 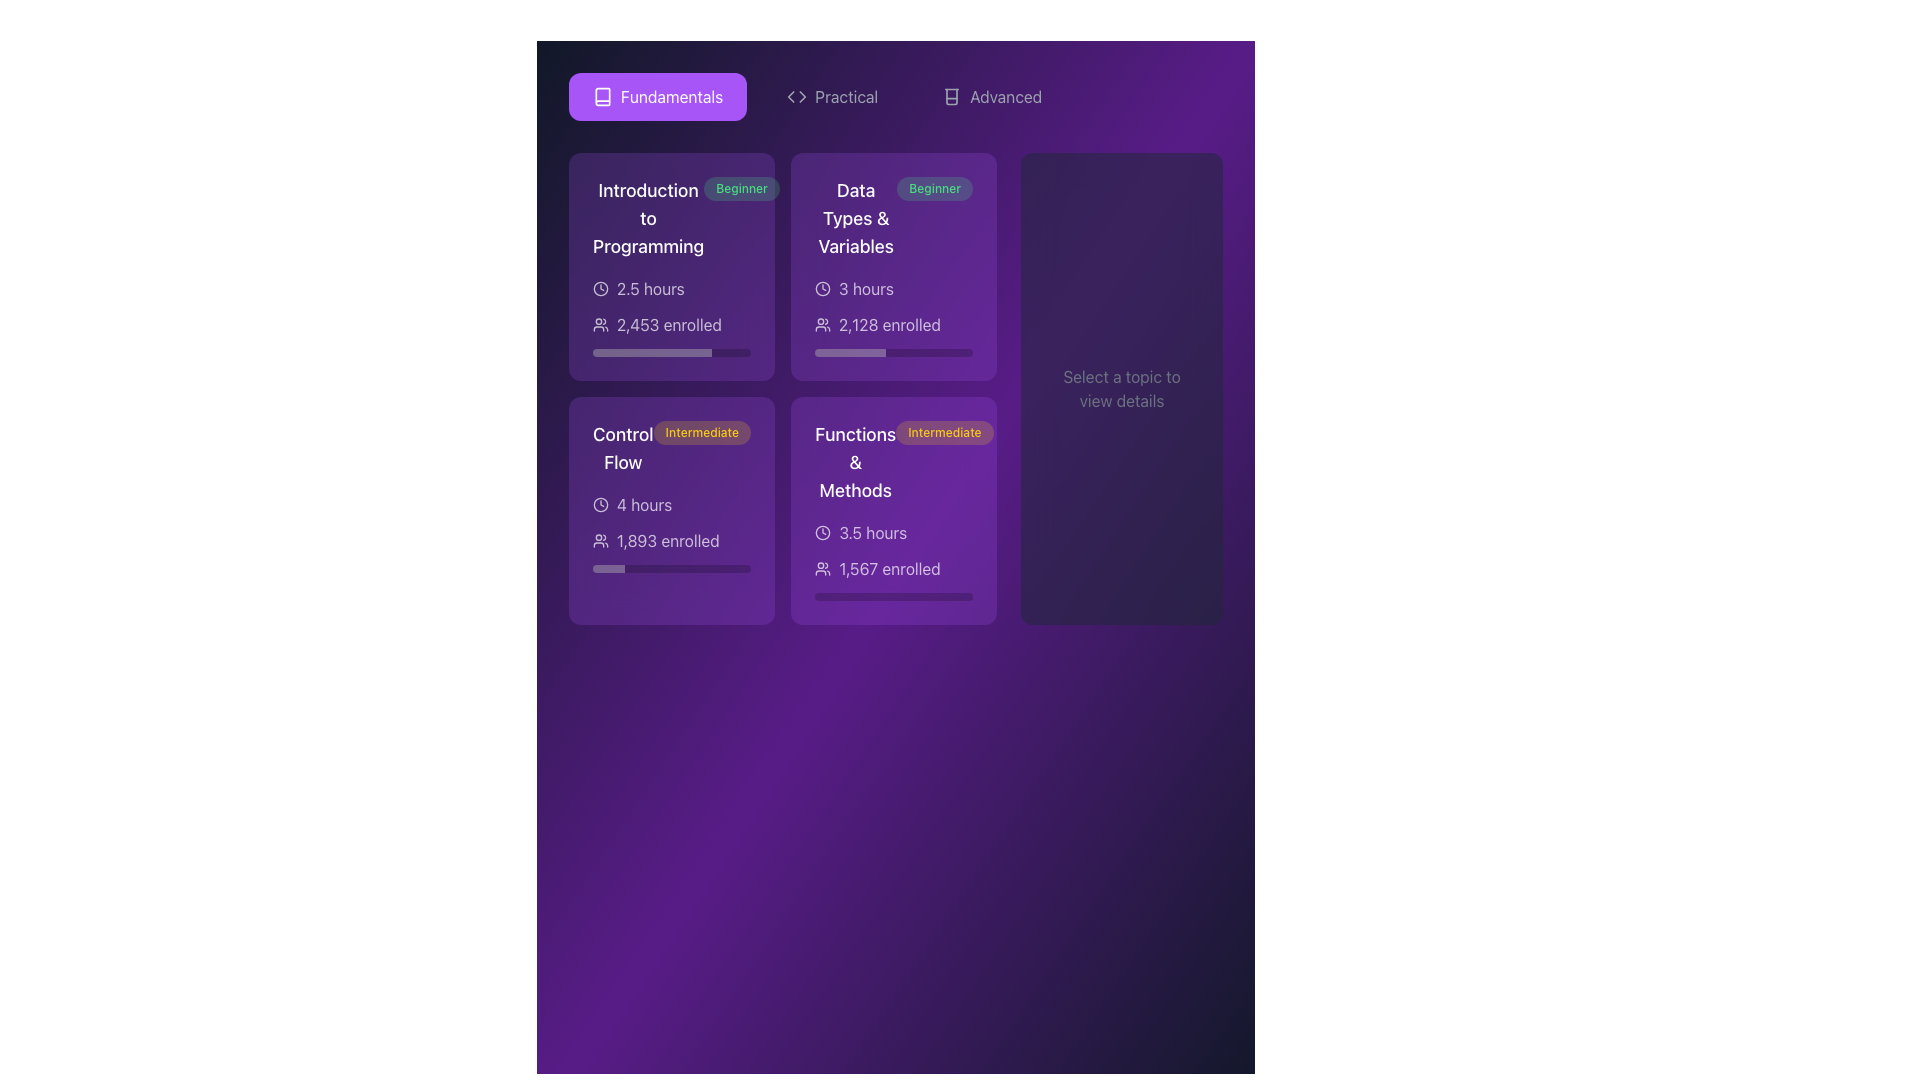 I want to click on the Label containing '4 hours' and '1,893 enrolled' with icons, located at the bottom of the 'Control Flow' card in the second column and first row of the grid layout, so click(x=672, y=531).